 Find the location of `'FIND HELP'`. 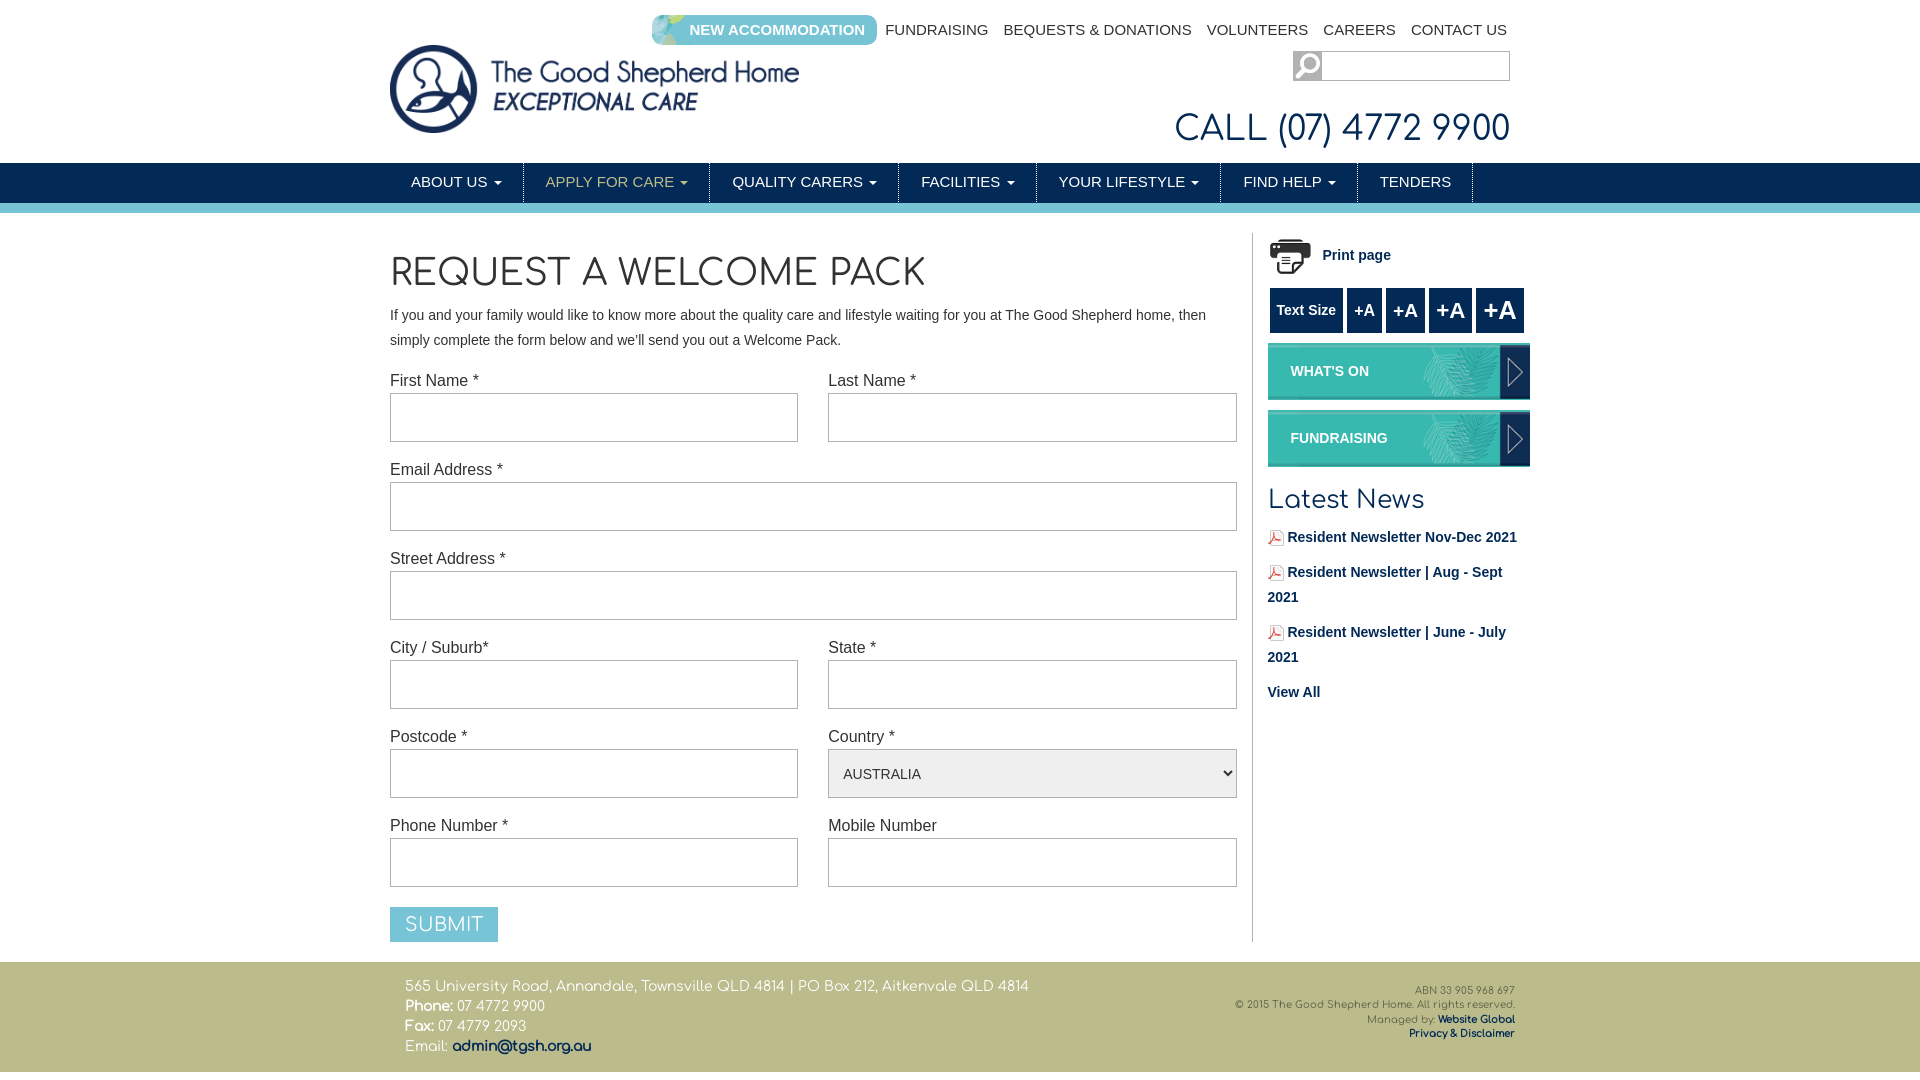

'FIND HELP' is located at coordinates (1289, 182).